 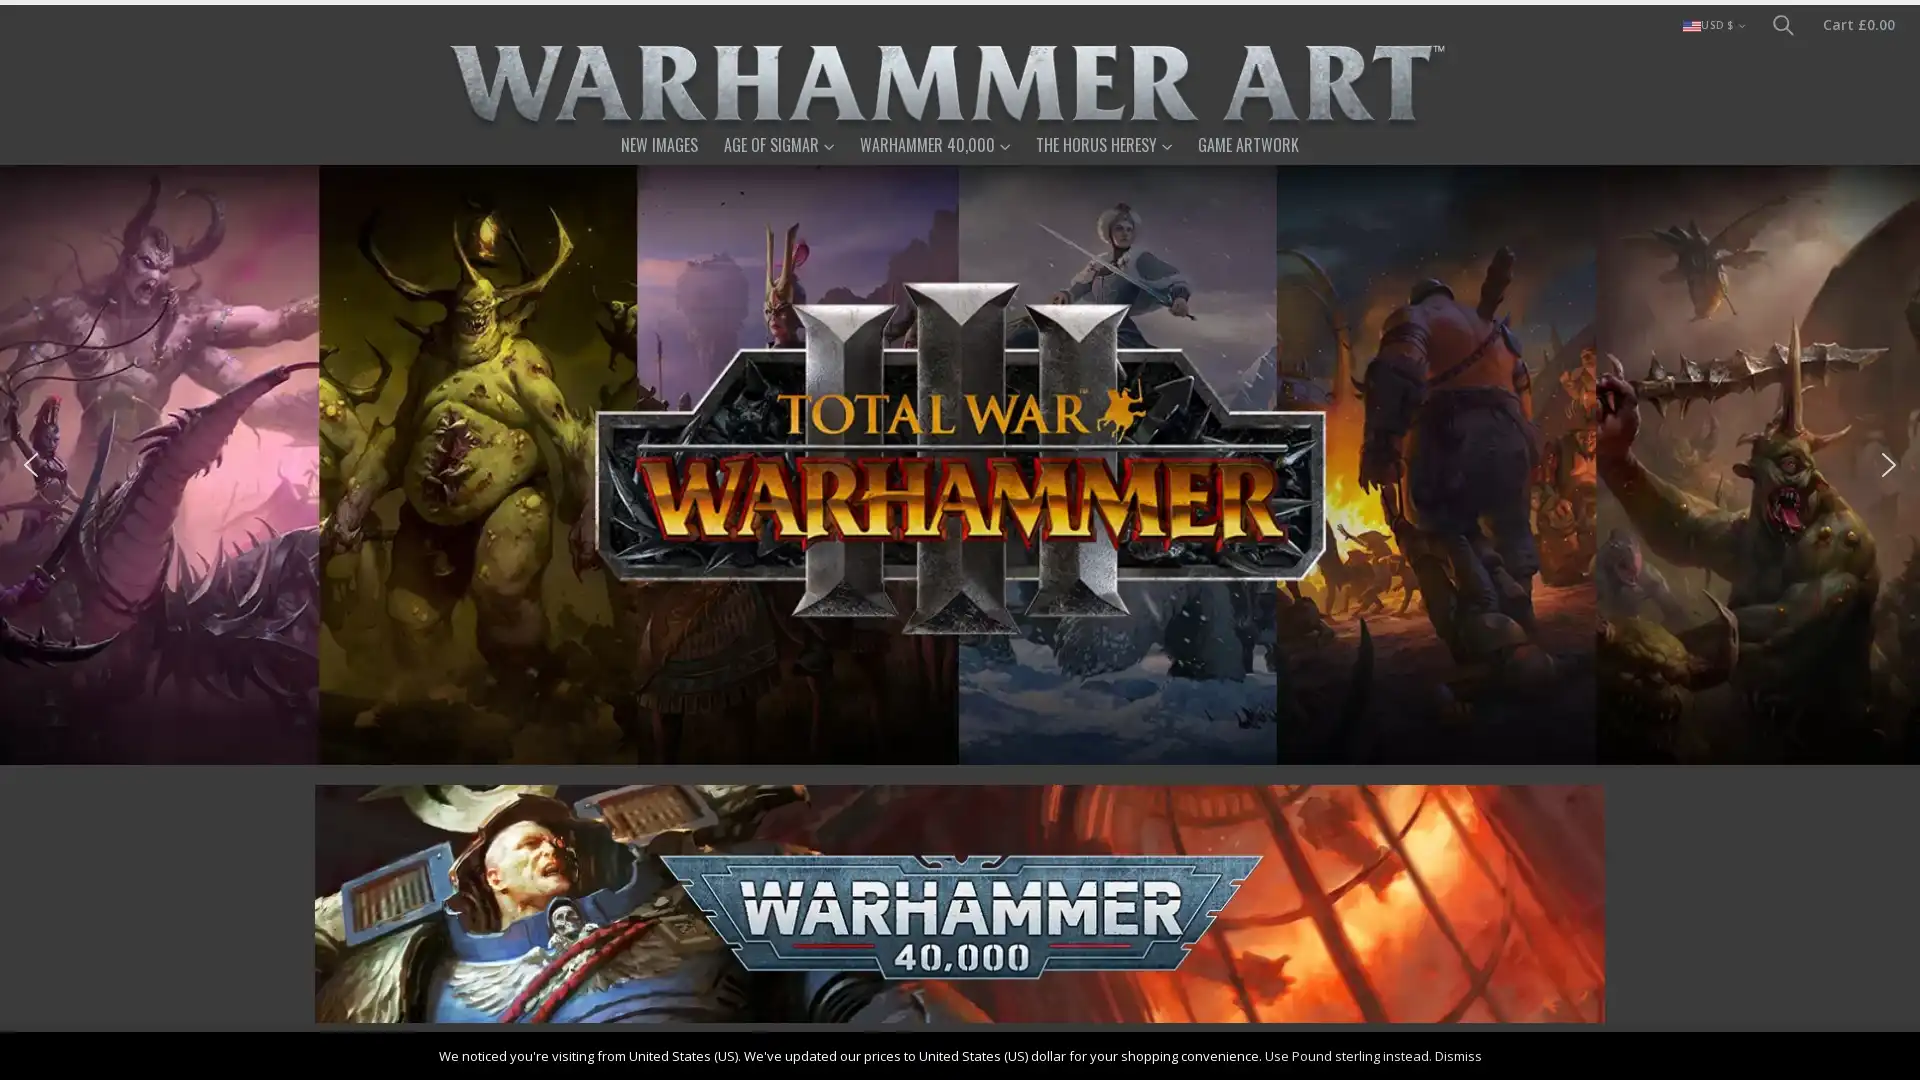 I want to click on previous arrow, so click(x=30, y=463).